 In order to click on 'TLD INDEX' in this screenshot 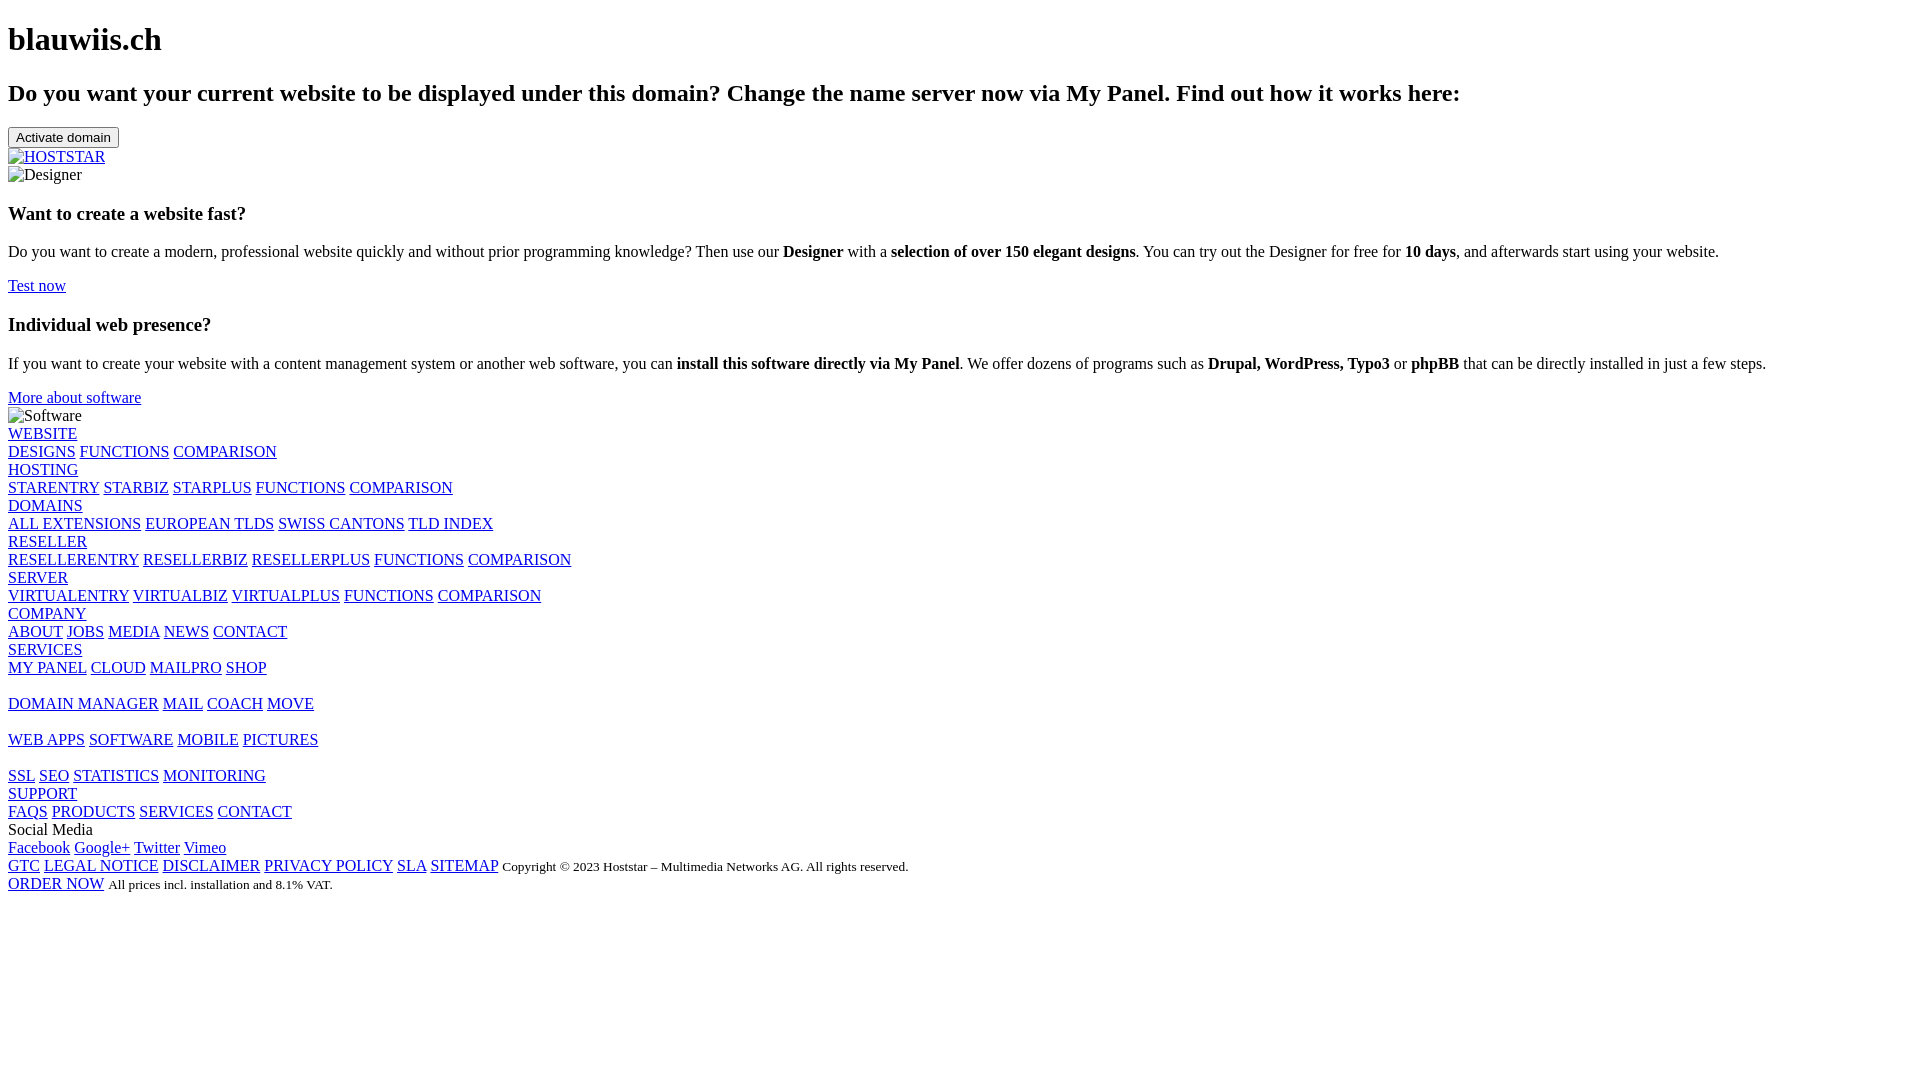, I will do `click(449, 522)`.